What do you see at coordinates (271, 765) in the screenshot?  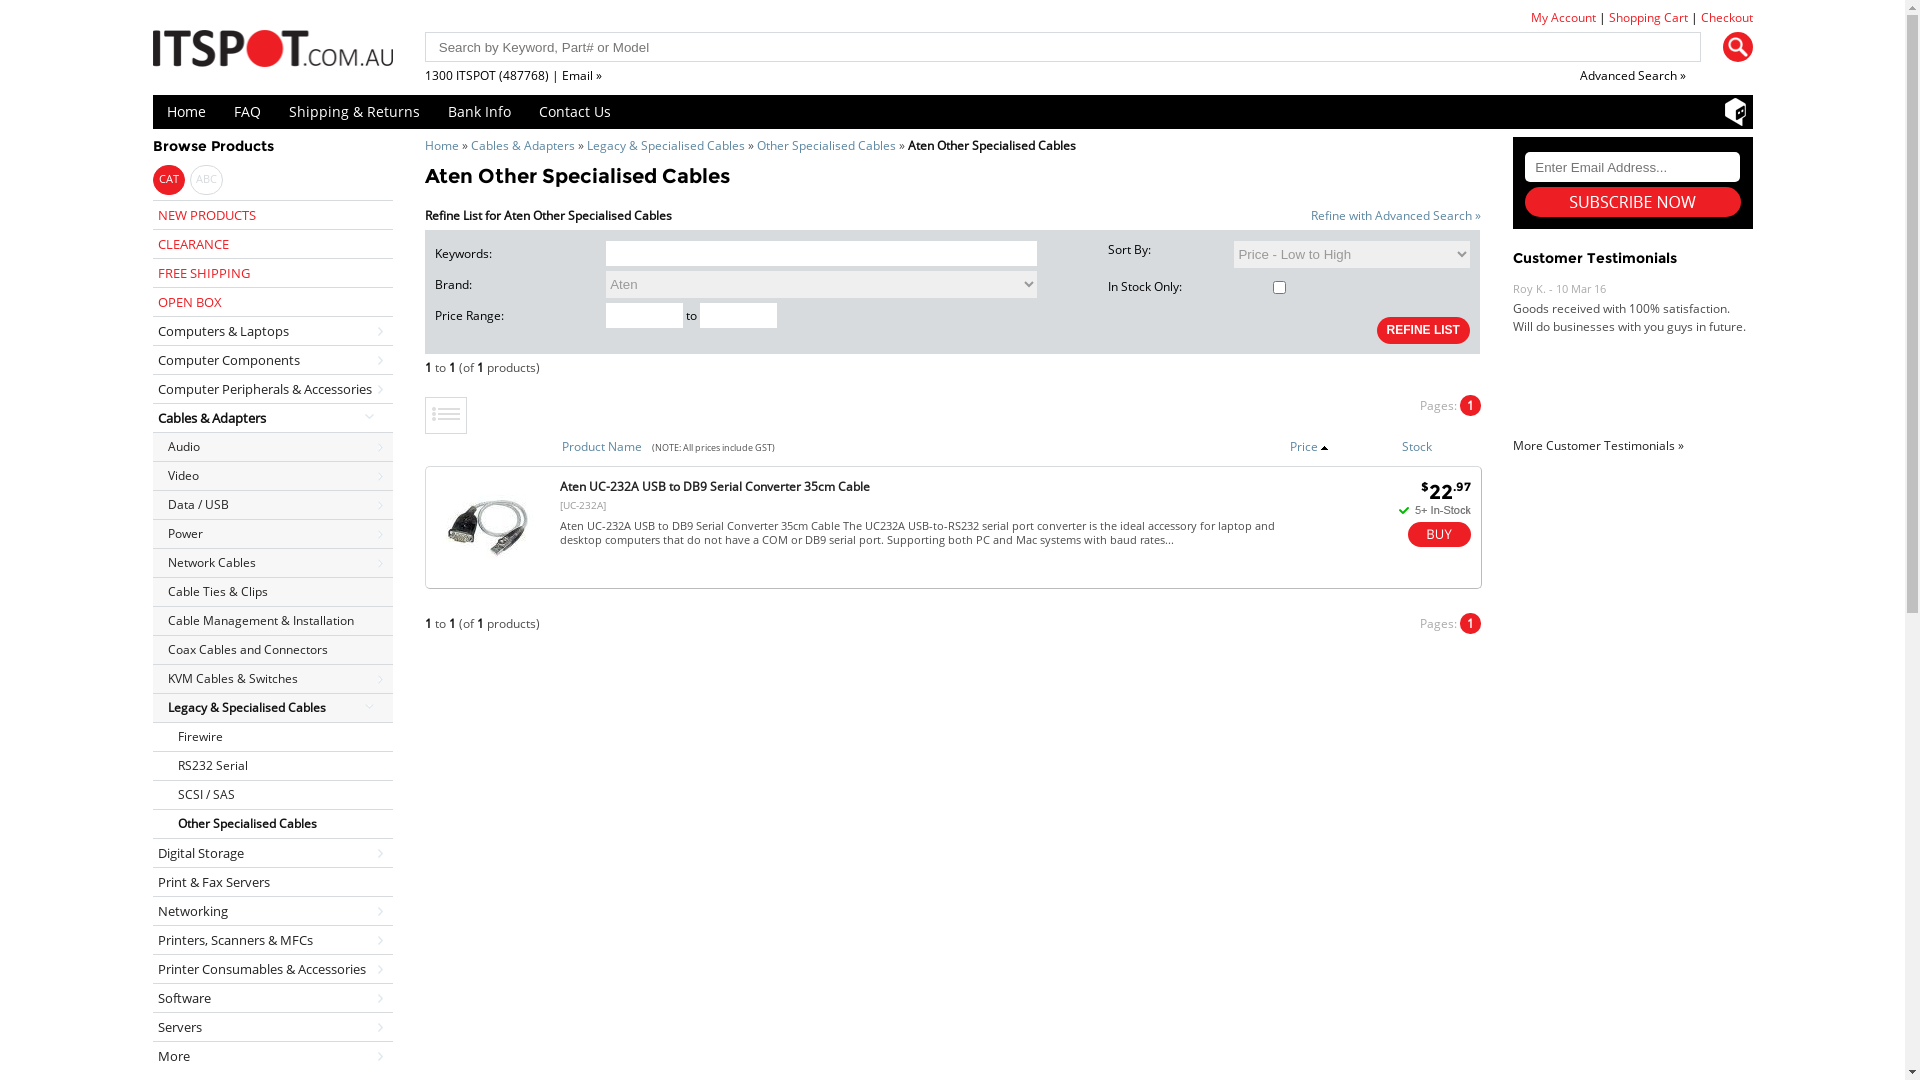 I see `'RS232 Serial'` at bounding box center [271, 765].